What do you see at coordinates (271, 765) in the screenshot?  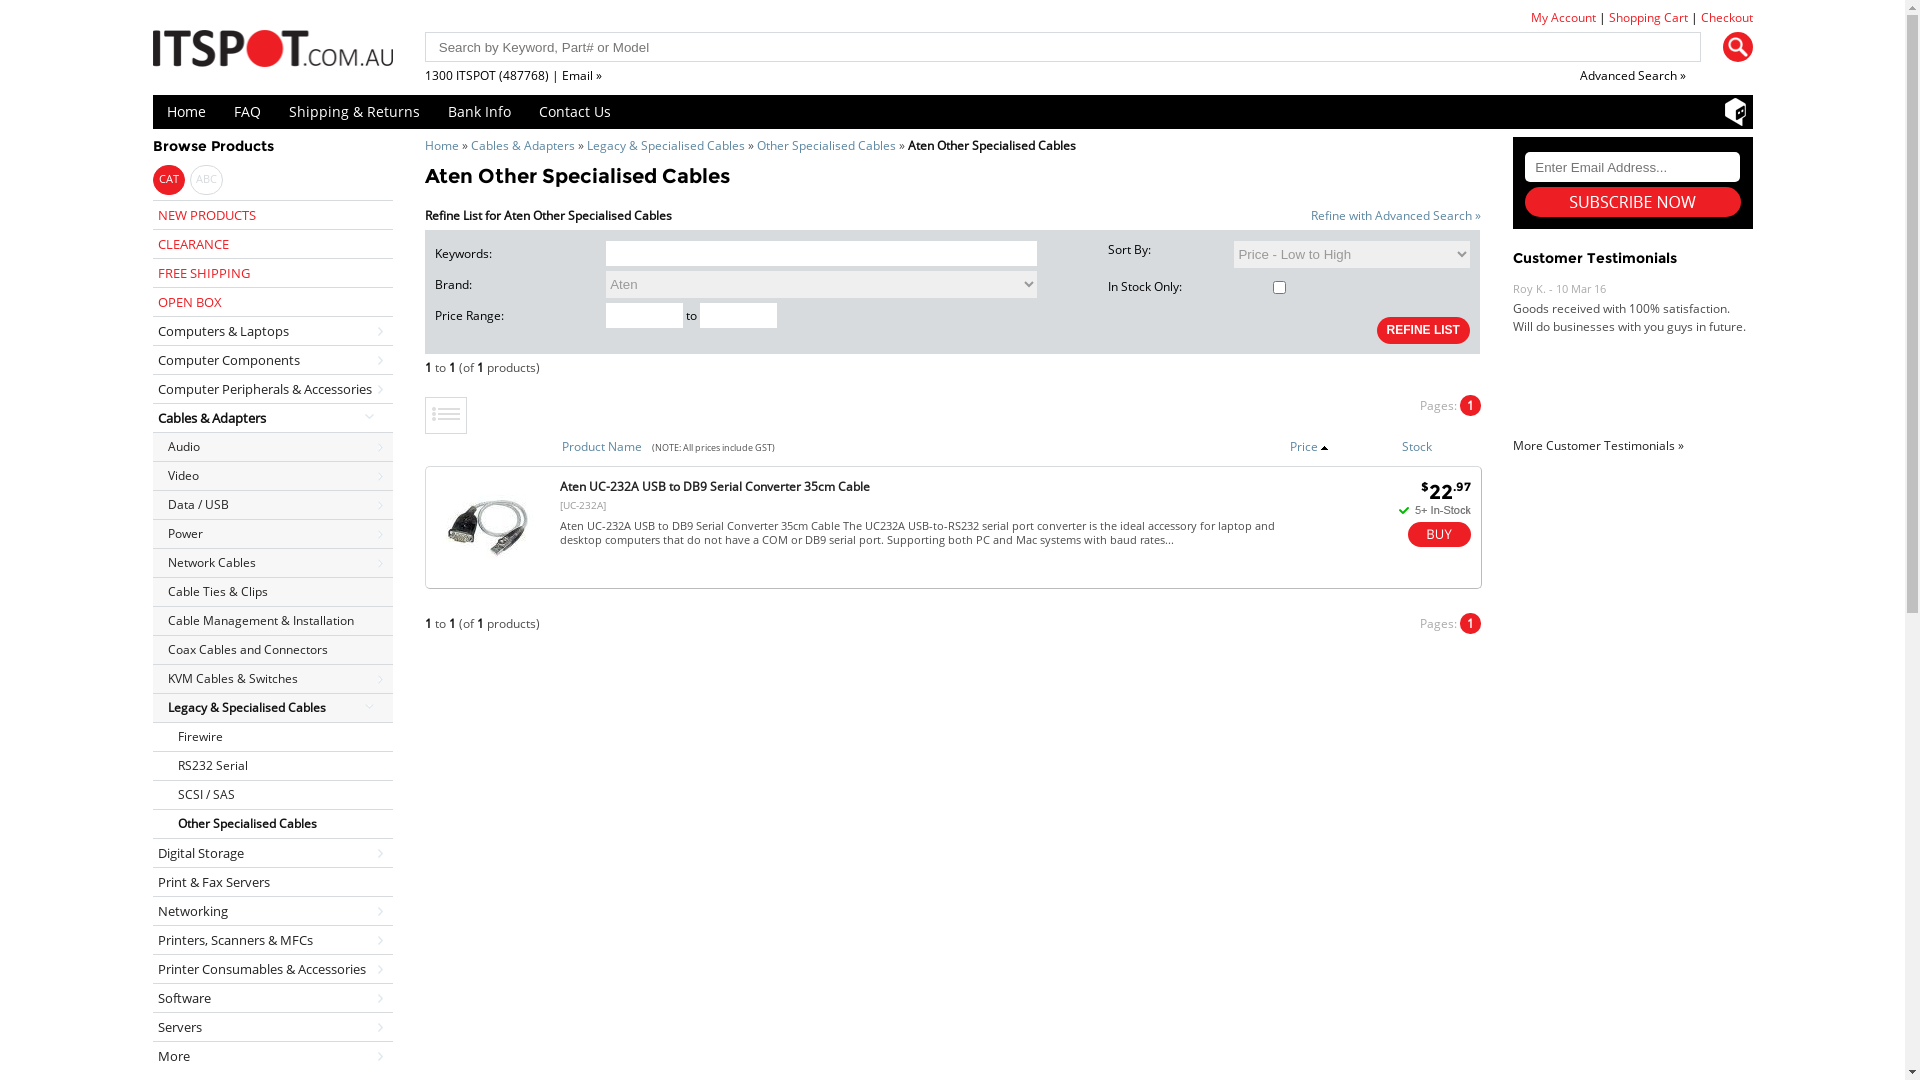 I see `'RS232 Serial'` at bounding box center [271, 765].